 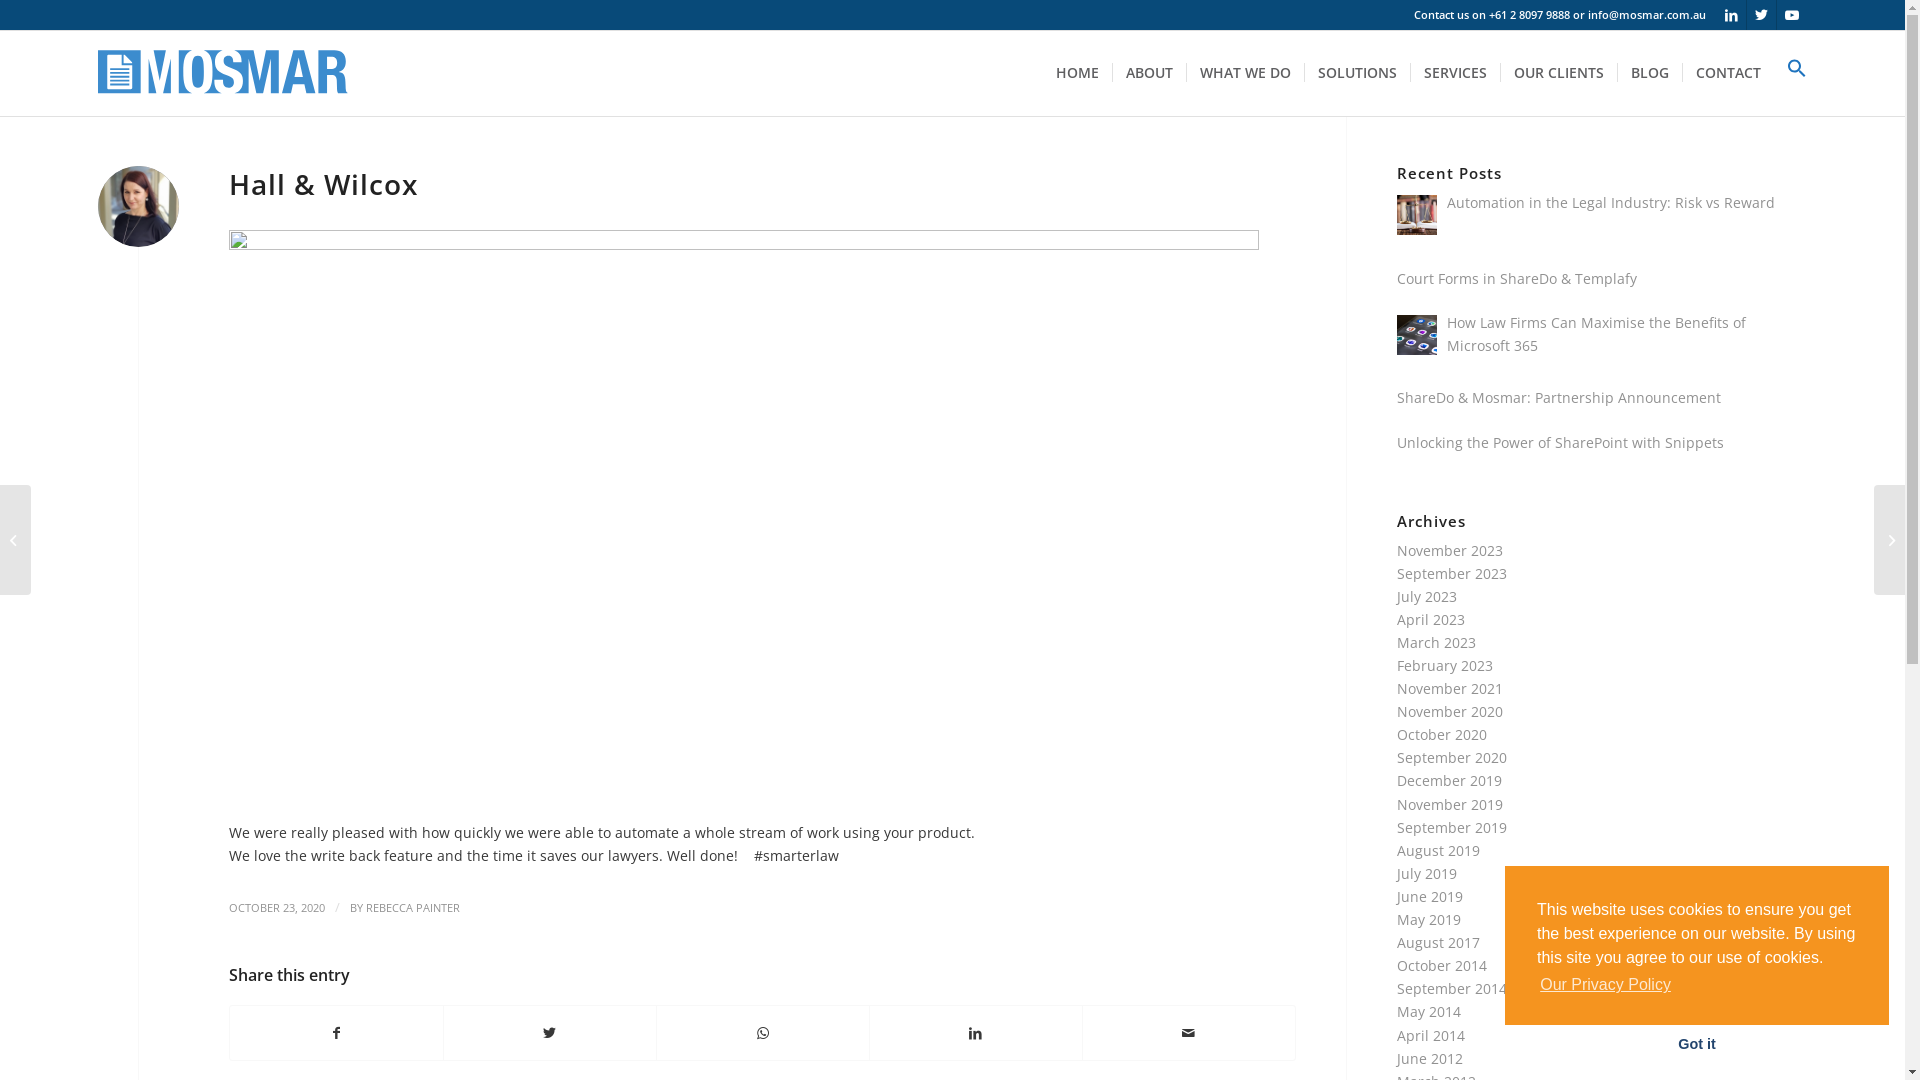 I want to click on 'ShareDo & Mosmar: Partnership Announcement', so click(x=1558, y=397).